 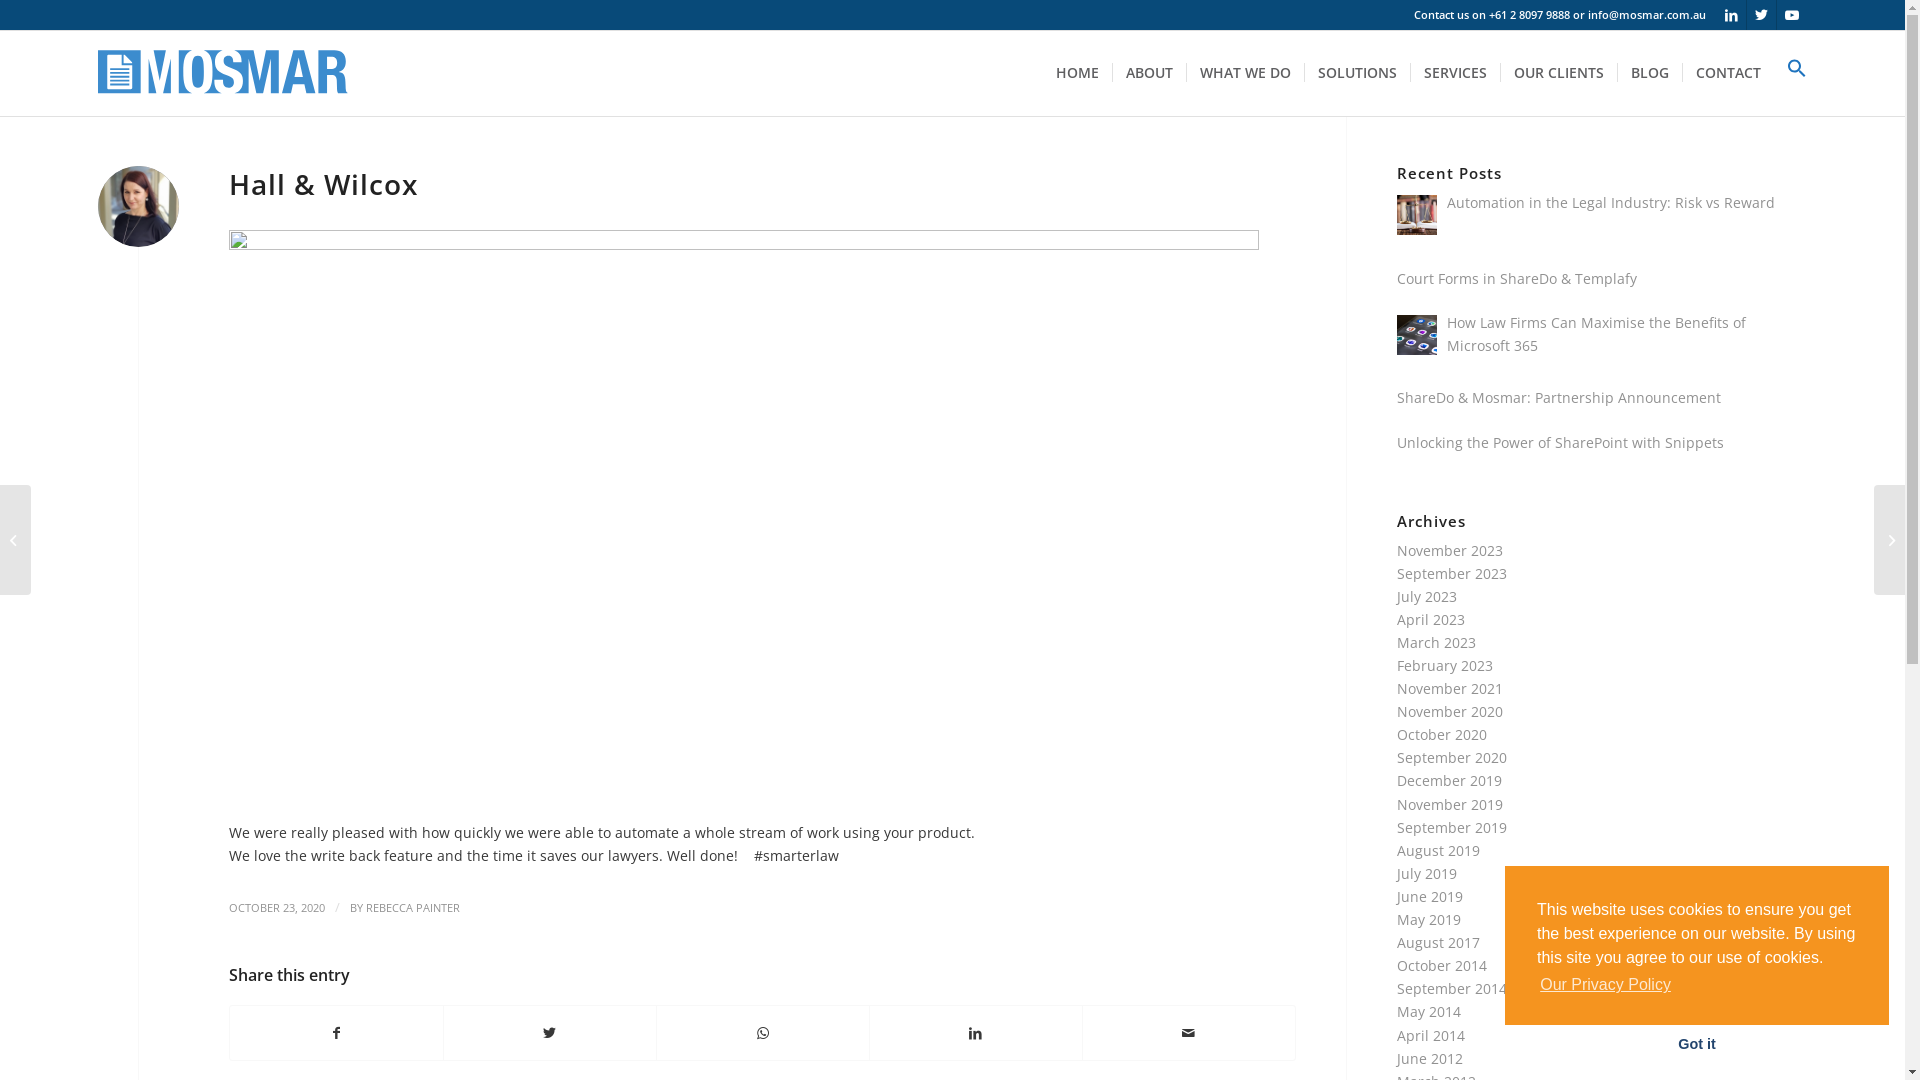 I want to click on 'ShareDo & Mosmar: Partnership Announcement', so click(x=1558, y=397).